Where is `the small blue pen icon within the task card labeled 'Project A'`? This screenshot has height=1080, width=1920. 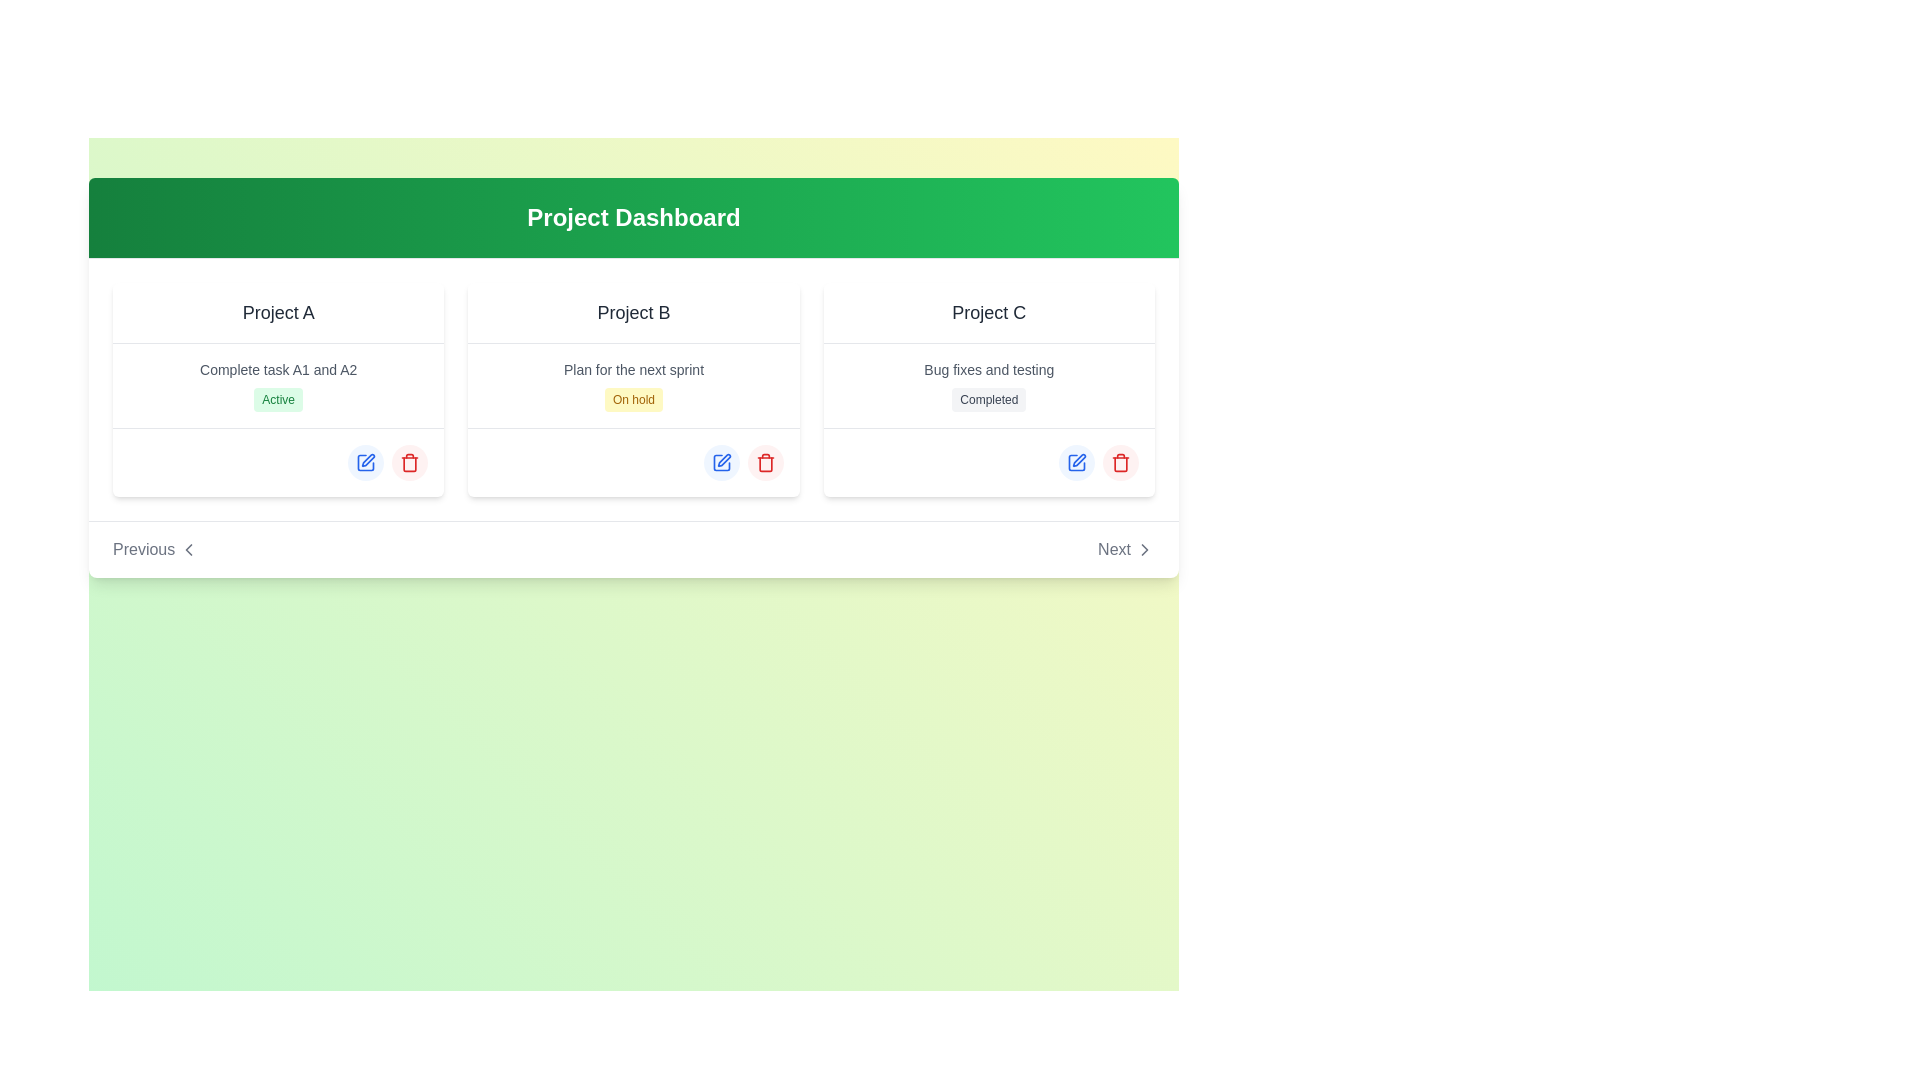 the small blue pen icon within the task card labeled 'Project A' is located at coordinates (368, 460).